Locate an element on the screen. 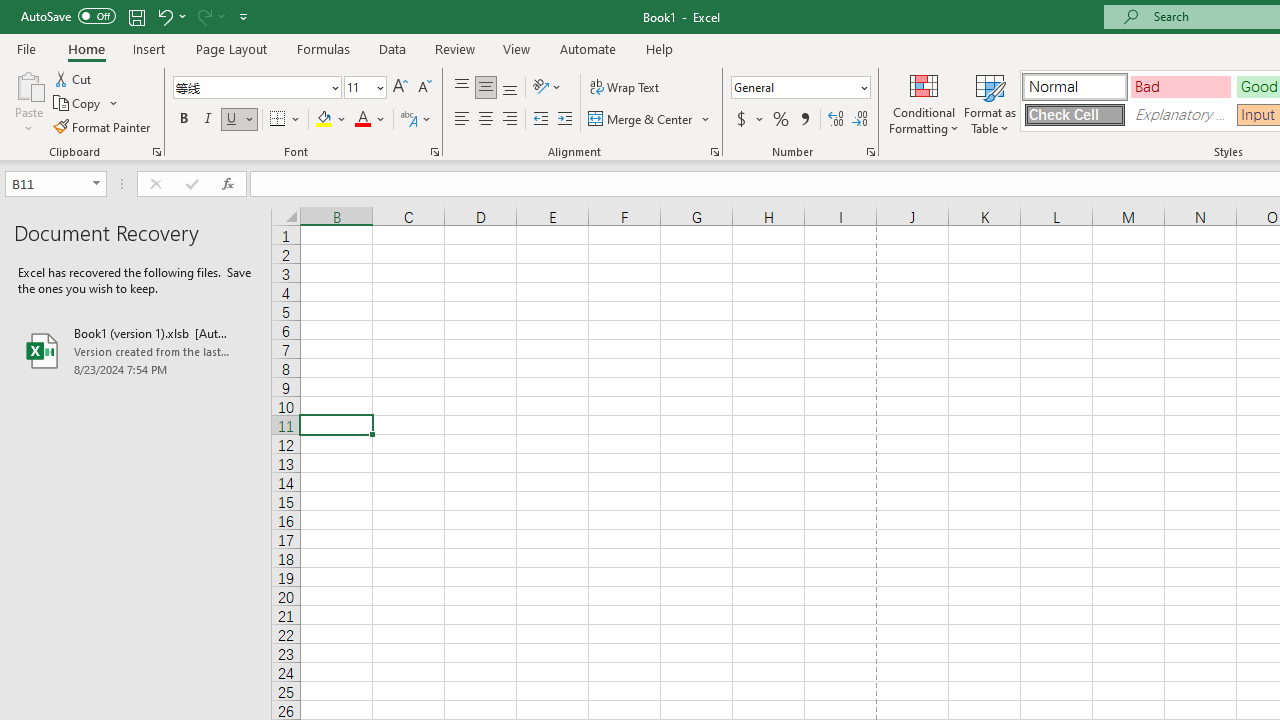  'Number Format' is located at coordinates (800, 86).